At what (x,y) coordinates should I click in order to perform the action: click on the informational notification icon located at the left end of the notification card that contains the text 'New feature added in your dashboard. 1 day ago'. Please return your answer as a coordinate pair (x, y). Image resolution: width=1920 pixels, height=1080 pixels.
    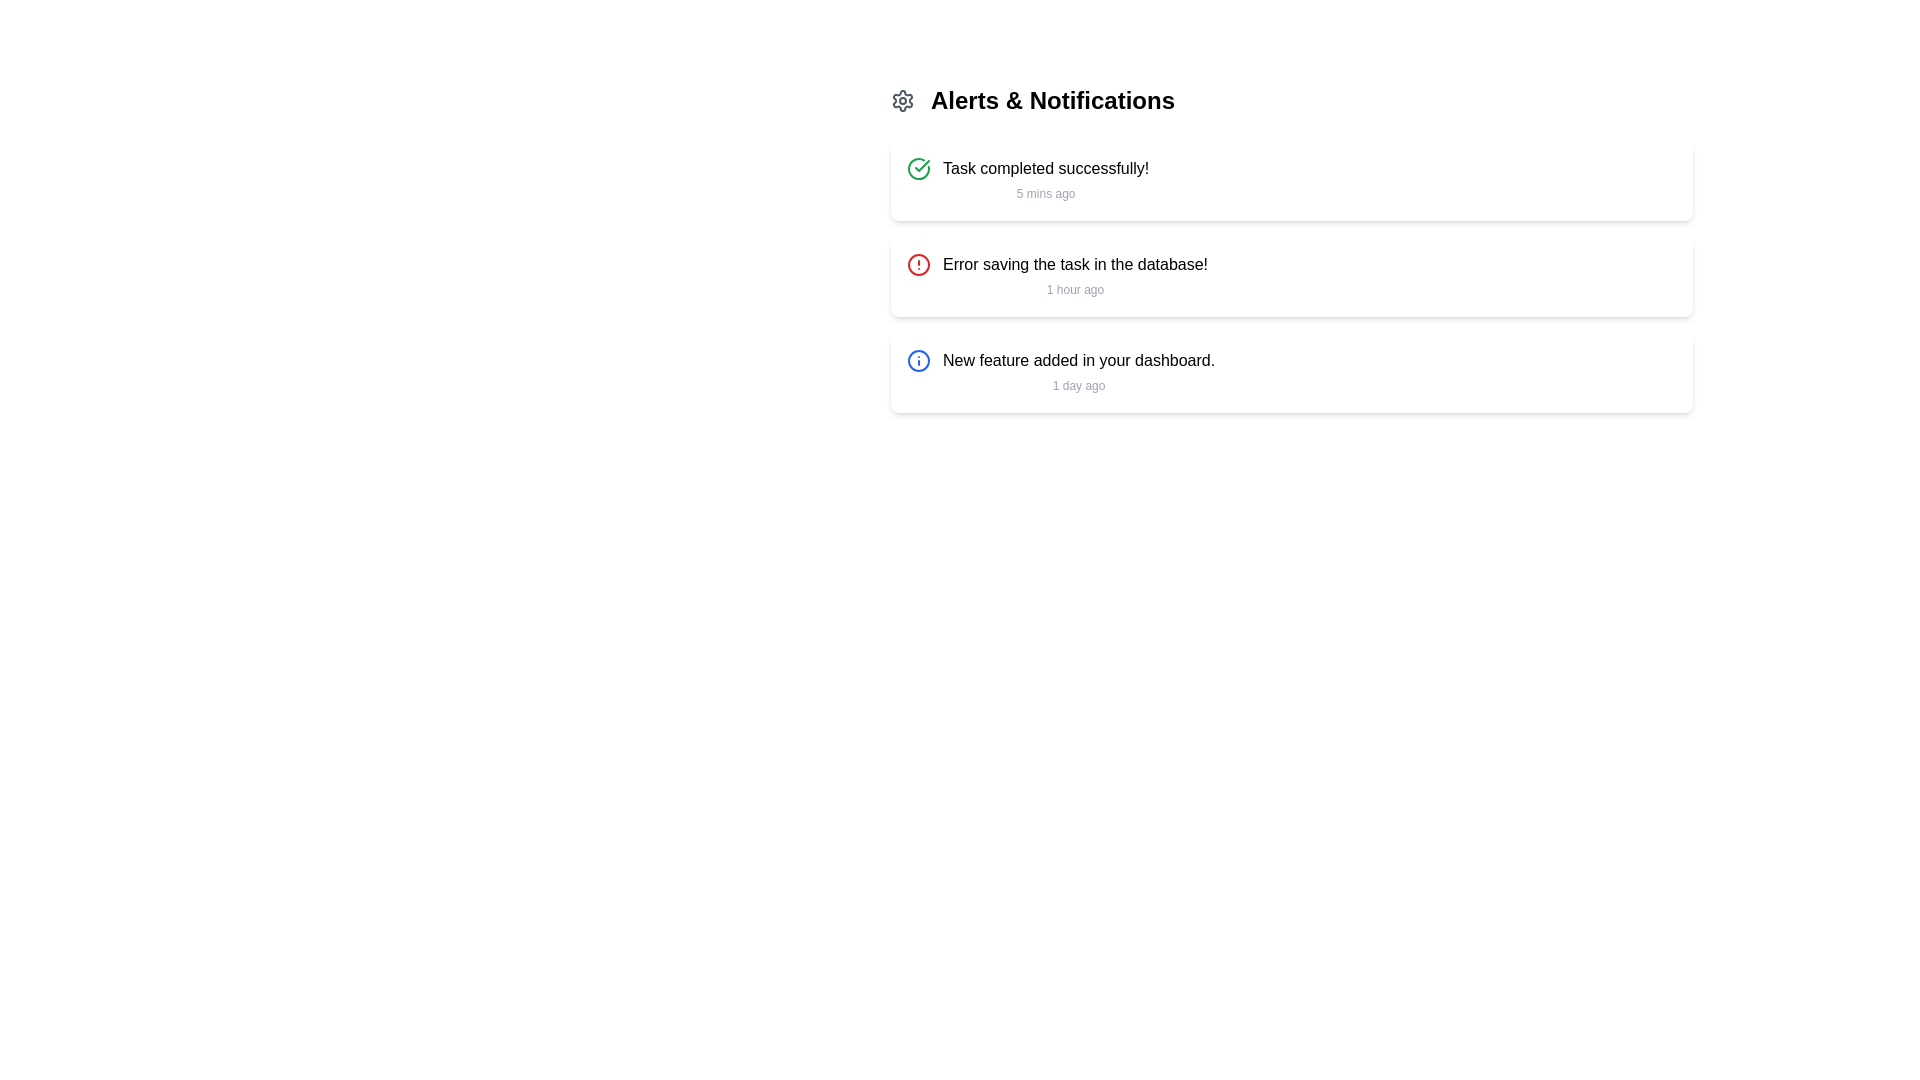
    Looking at the image, I should click on (917, 361).